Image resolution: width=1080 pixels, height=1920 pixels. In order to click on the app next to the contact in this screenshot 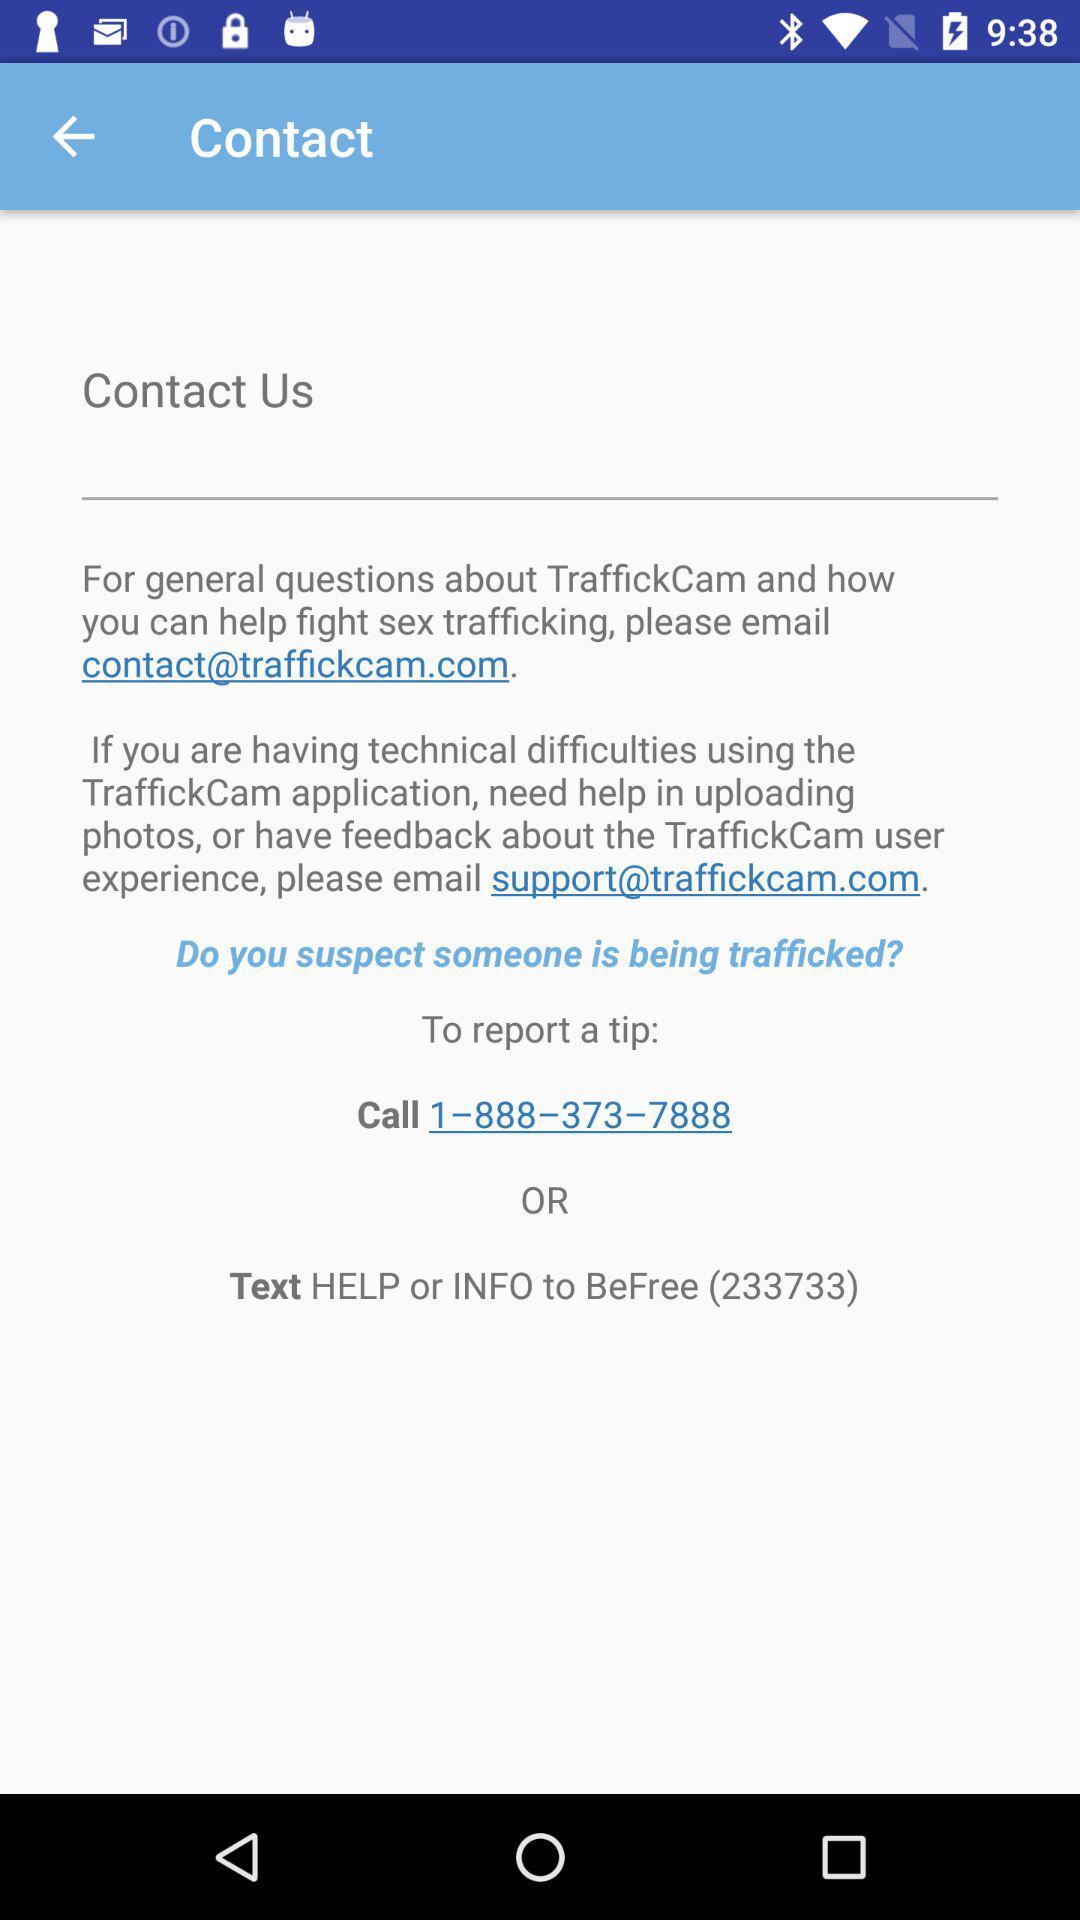, I will do `click(72, 135)`.